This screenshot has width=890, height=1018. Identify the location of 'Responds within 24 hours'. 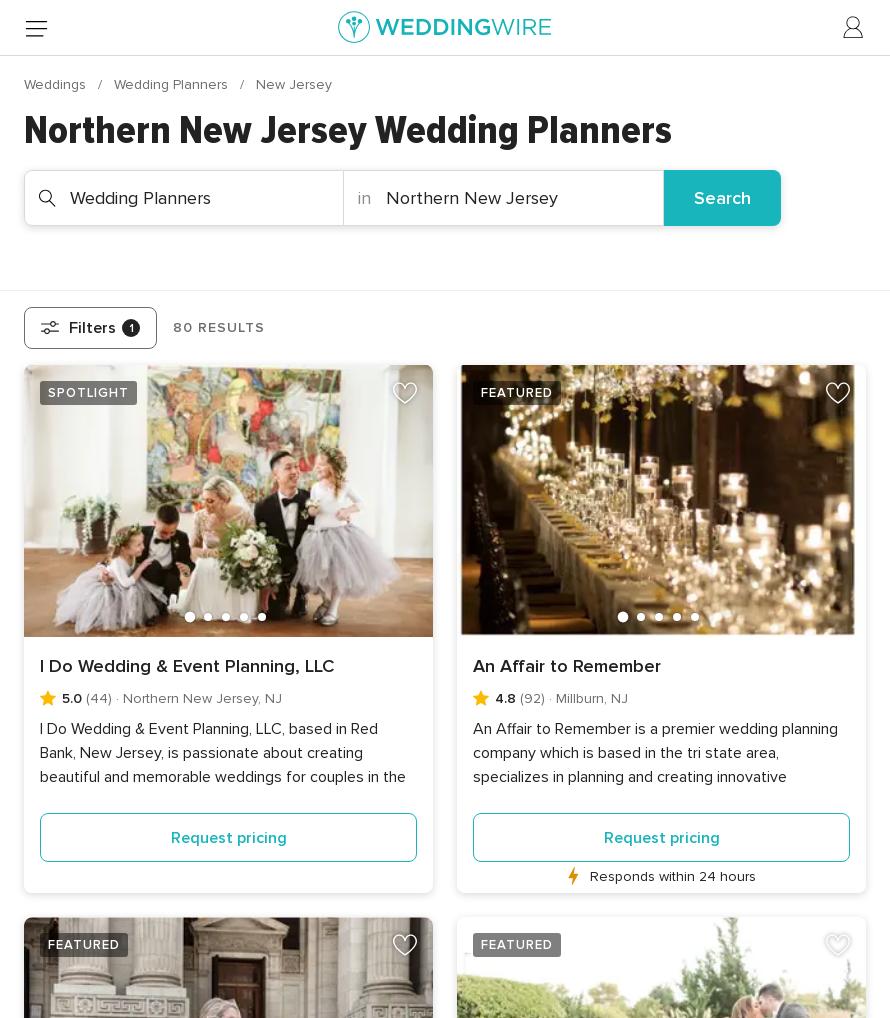
(588, 875).